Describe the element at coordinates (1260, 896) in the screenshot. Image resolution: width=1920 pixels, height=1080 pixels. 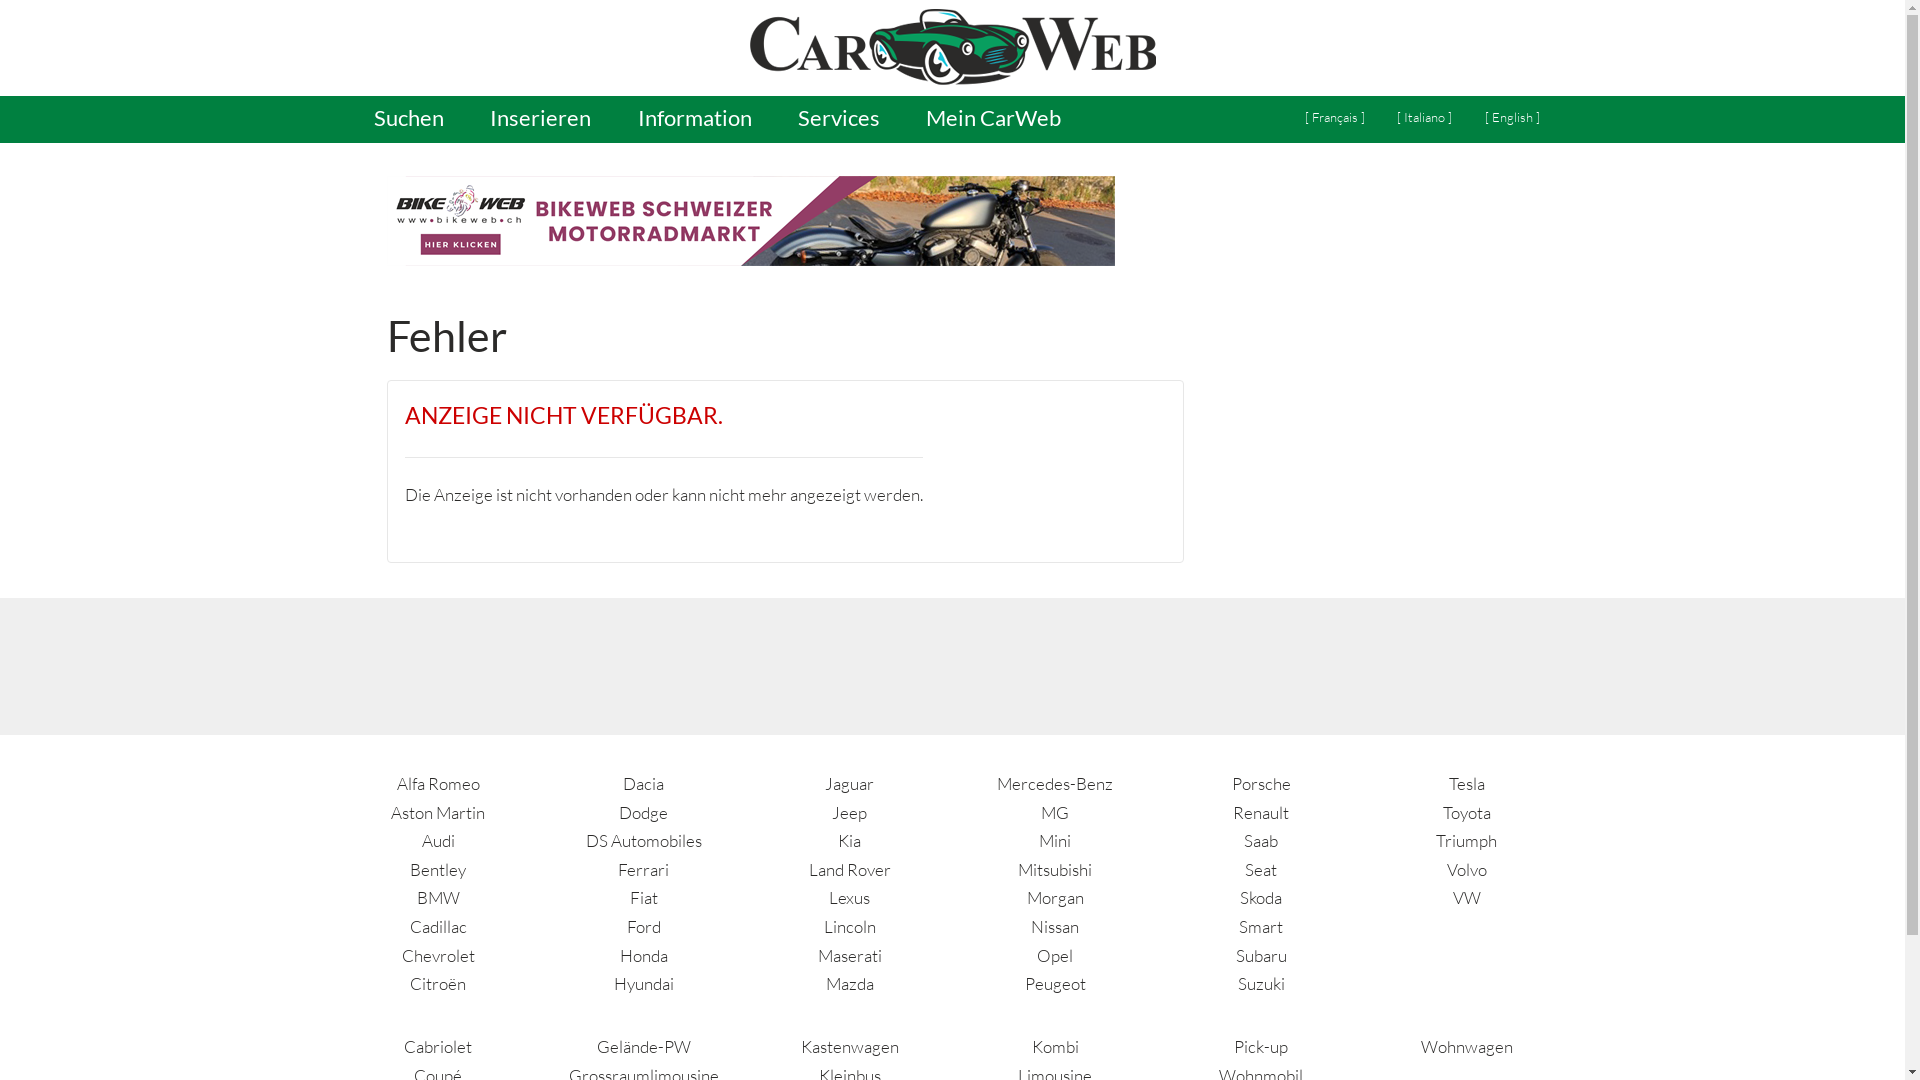
I see `'Skoda'` at that location.